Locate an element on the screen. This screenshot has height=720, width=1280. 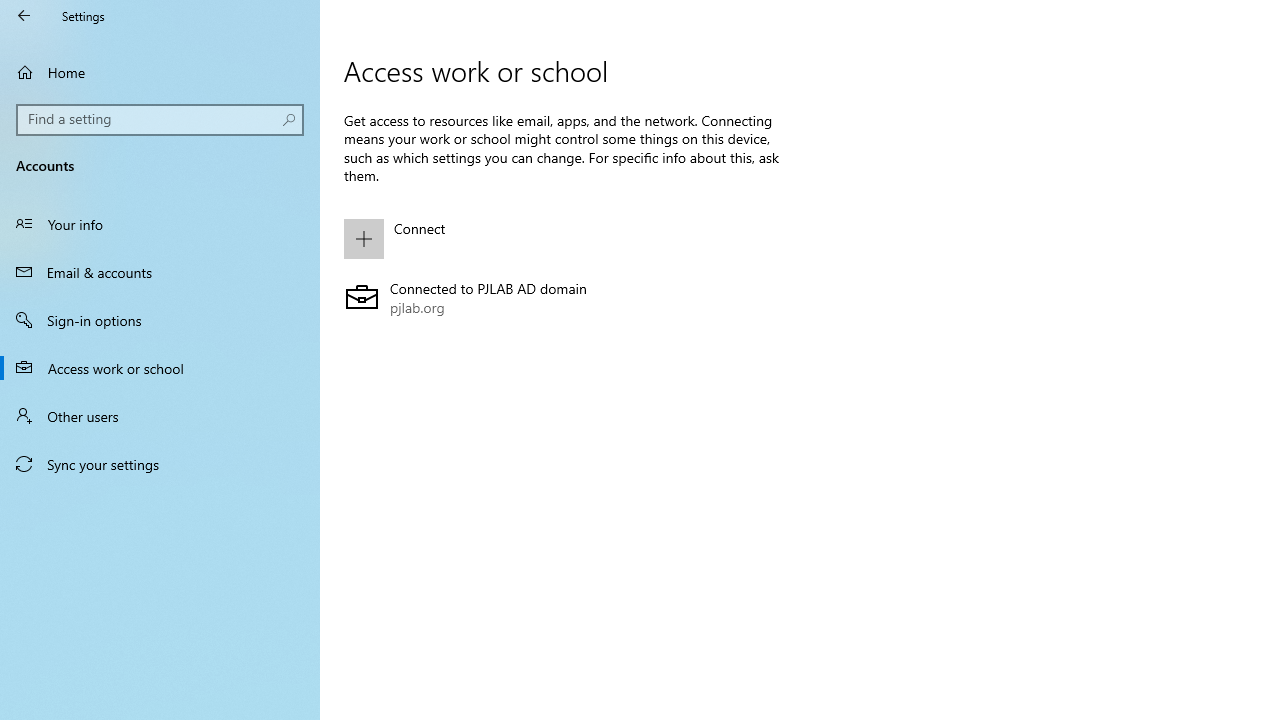
'Your info' is located at coordinates (160, 223).